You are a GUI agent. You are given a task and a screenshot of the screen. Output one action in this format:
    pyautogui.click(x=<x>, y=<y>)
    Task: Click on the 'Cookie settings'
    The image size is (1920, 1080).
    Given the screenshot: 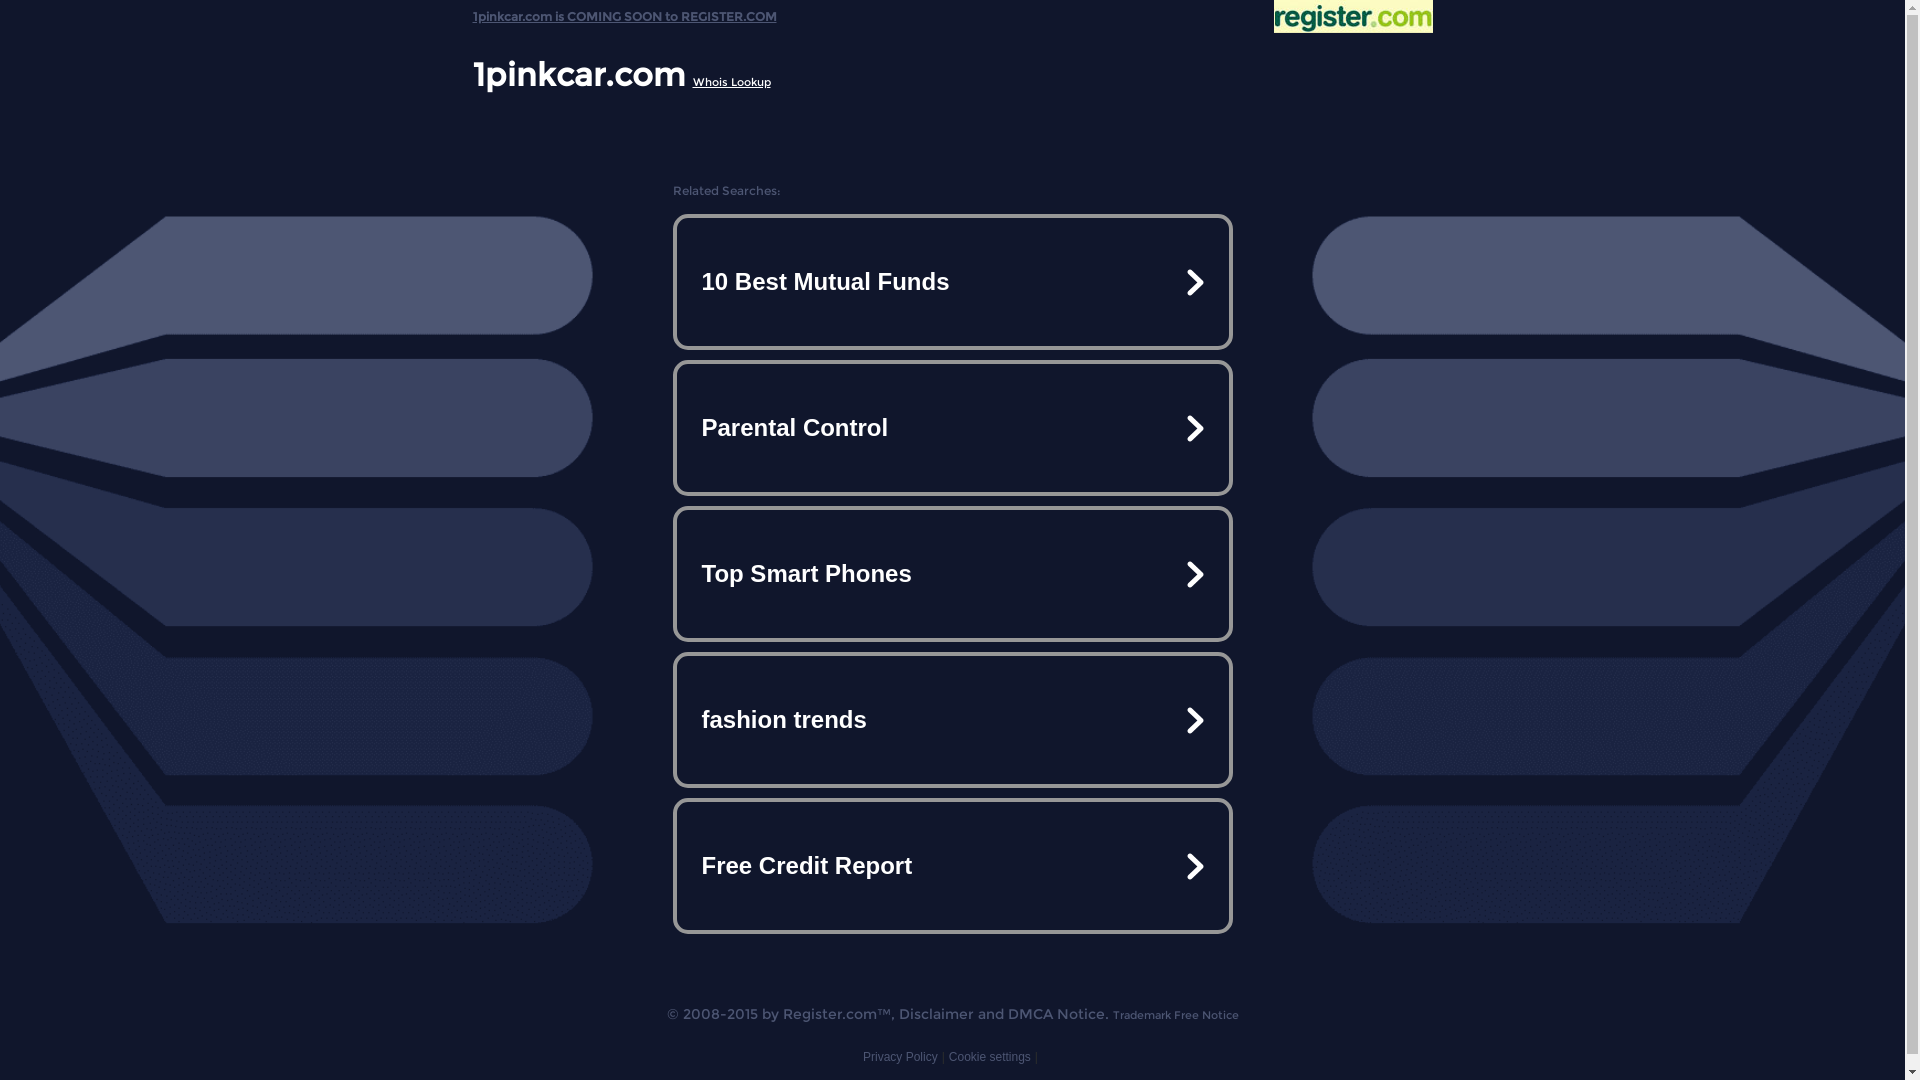 What is the action you would take?
    pyautogui.click(x=989, y=1055)
    